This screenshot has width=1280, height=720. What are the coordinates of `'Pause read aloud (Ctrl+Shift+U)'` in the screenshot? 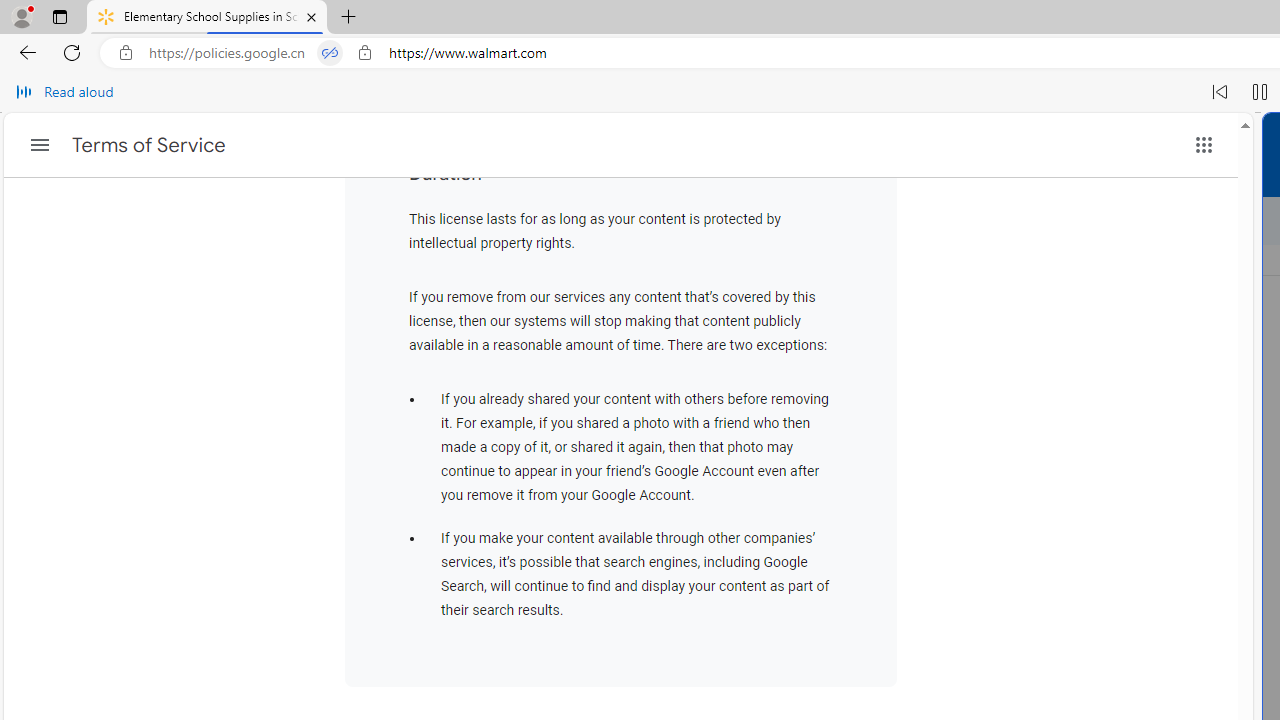 It's located at (1259, 92).